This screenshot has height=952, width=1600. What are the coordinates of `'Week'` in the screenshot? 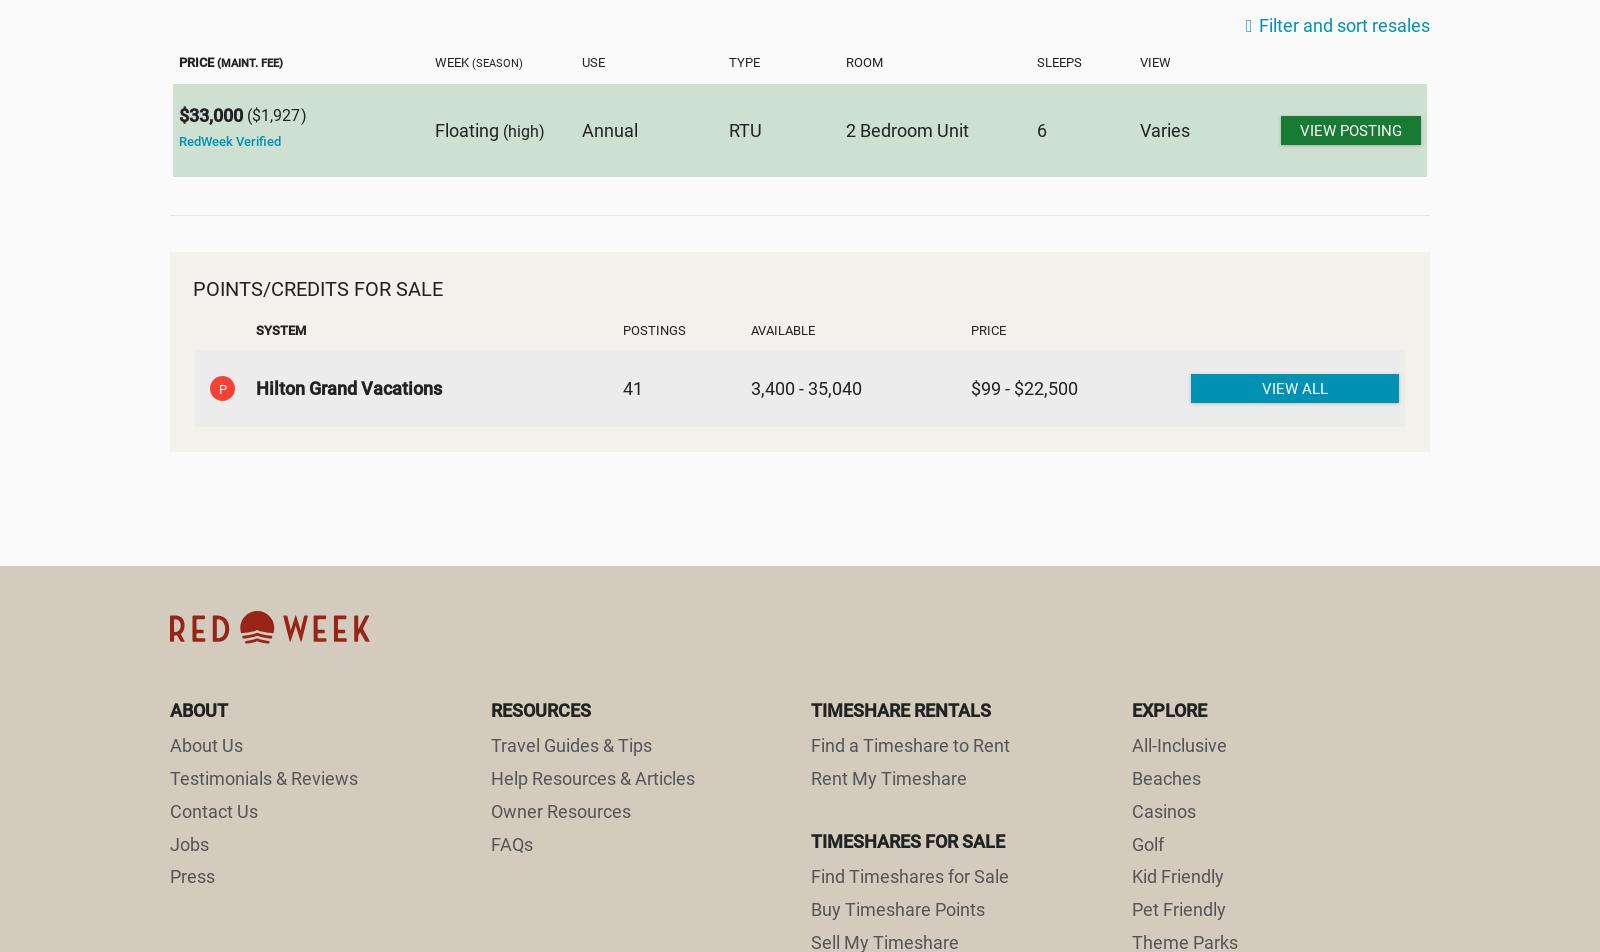 It's located at (452, 60).